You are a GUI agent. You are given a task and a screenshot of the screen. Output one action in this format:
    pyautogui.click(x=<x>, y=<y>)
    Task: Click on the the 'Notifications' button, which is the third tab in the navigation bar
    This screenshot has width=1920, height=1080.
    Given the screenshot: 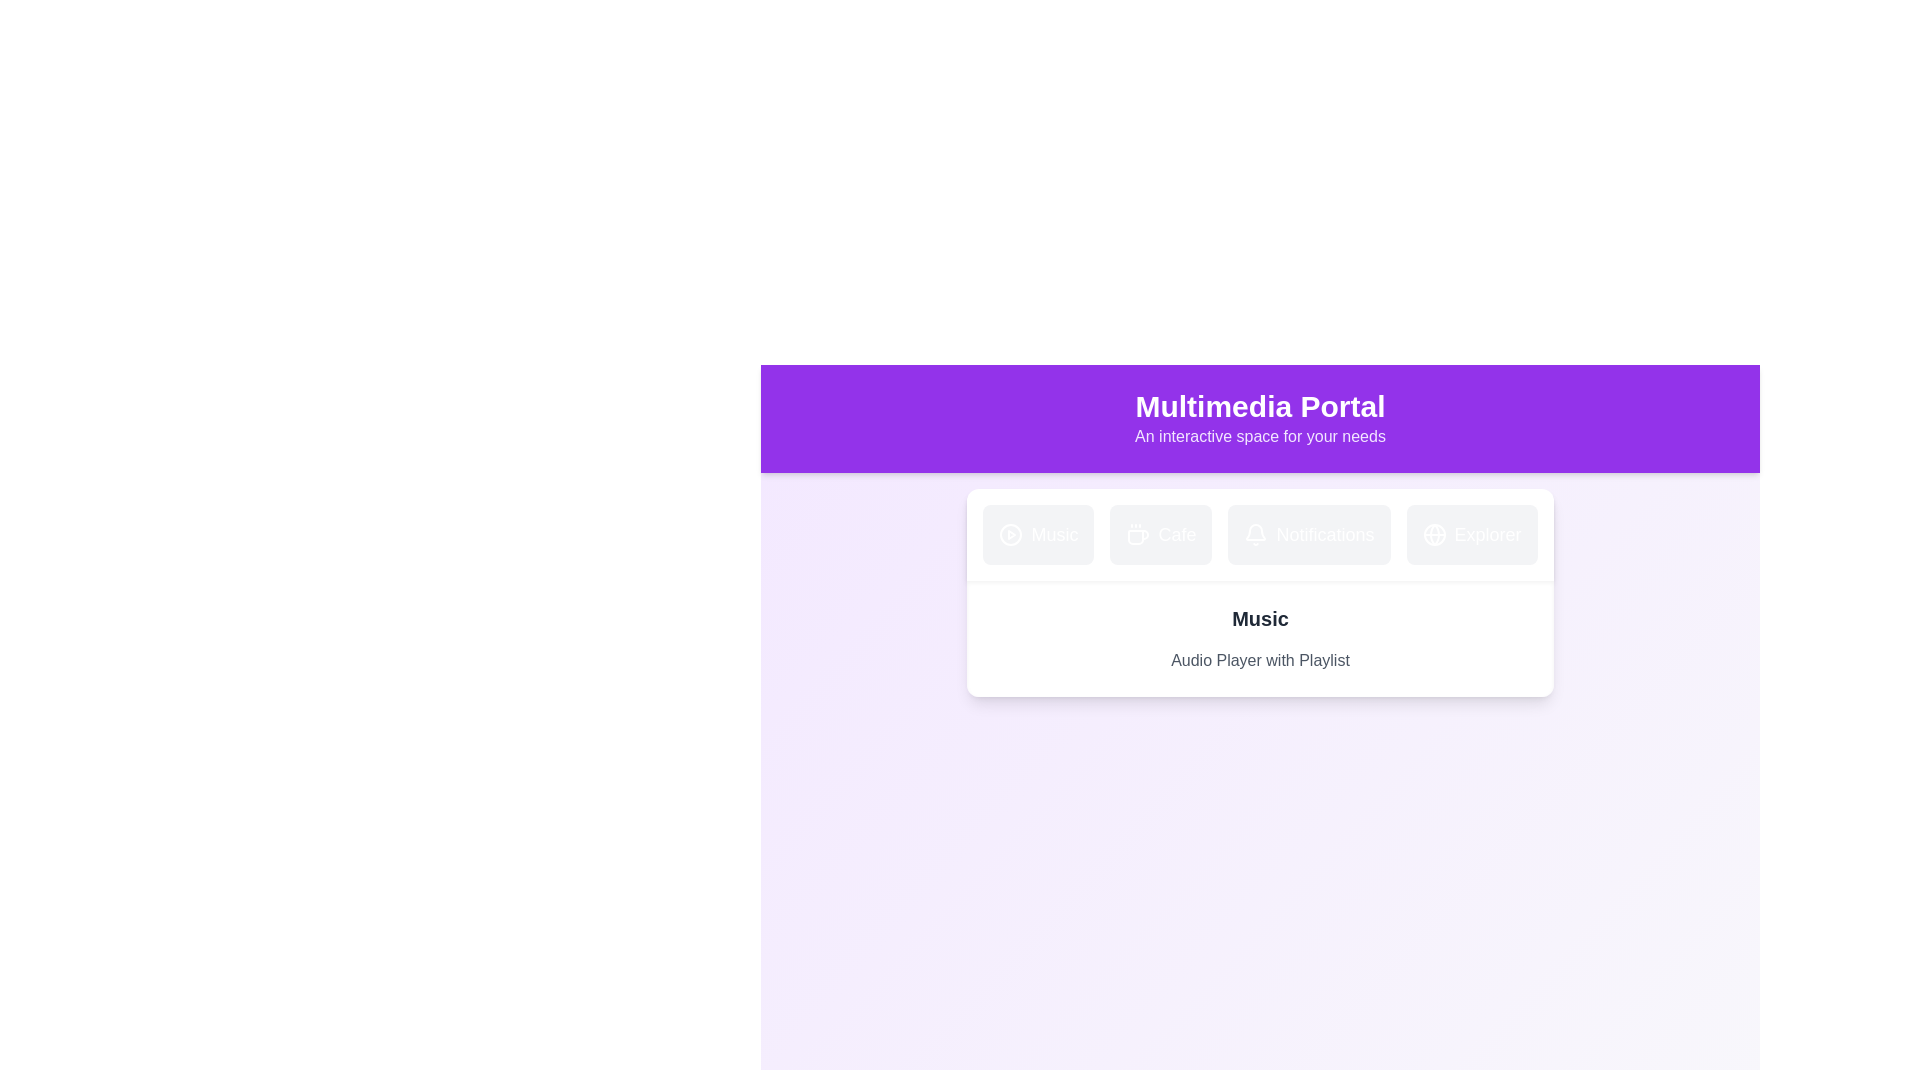 What is the action you would take?
    pyautogui.click(x=1309, y=534)
    